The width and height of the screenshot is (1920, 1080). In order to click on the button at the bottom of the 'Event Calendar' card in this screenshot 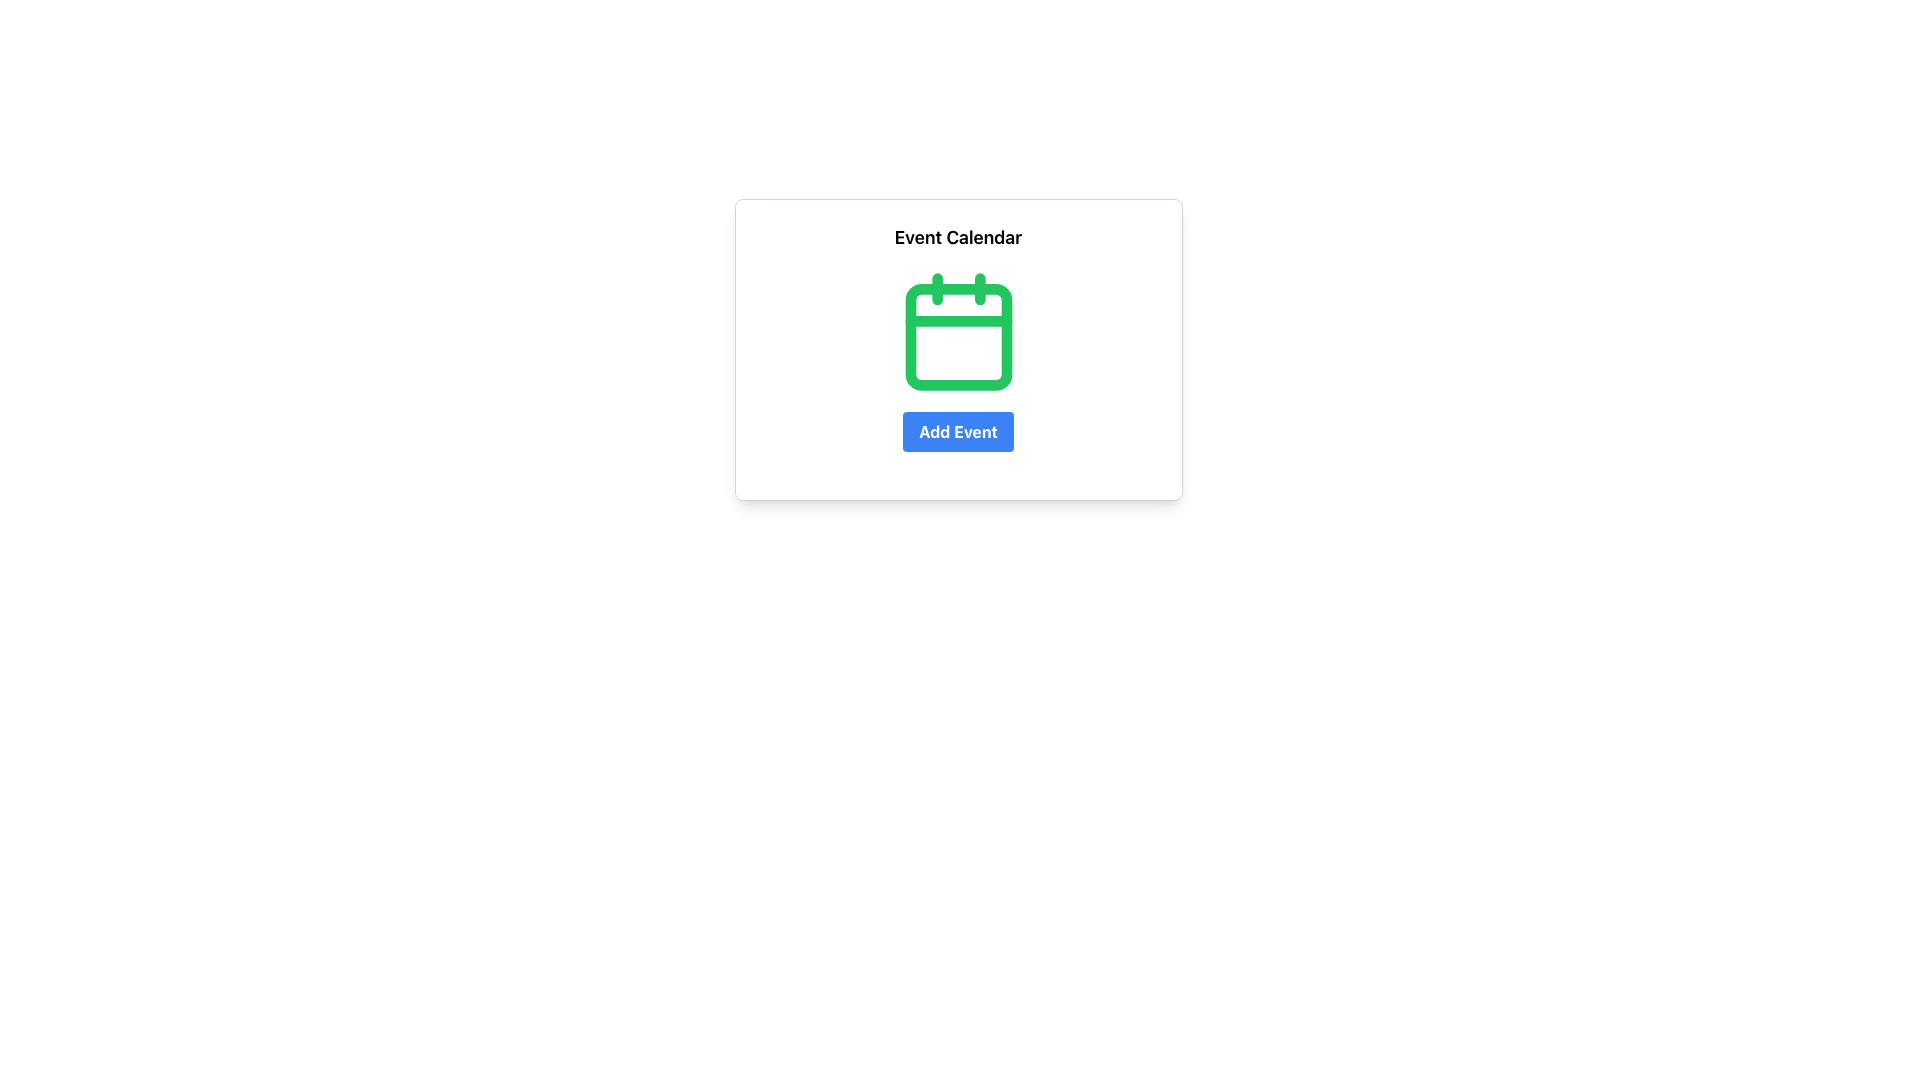, I will do `click(957, 431)`.